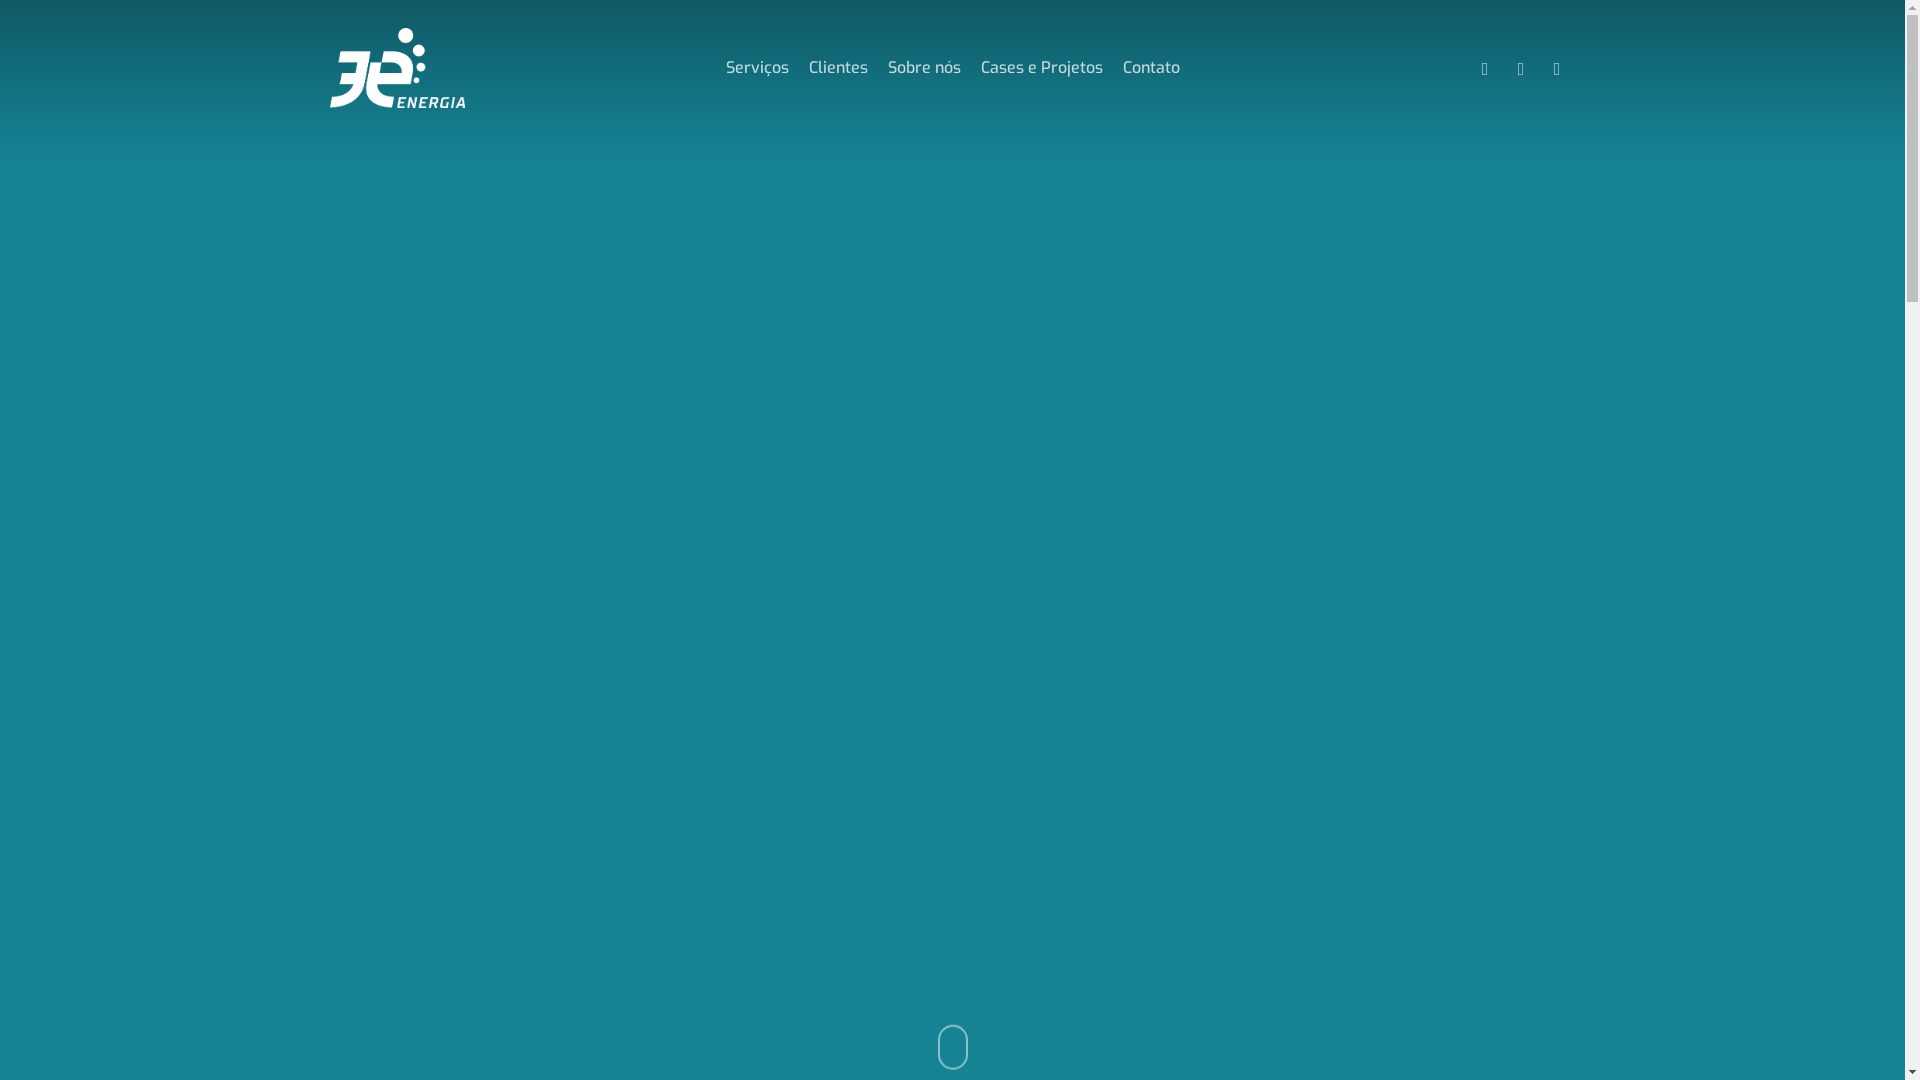 This screenshot has height=1080, width=1920. Describe the element at coordinates (1040, 67) in the screenshot. I see `'Cases e Projetos'` at that location.